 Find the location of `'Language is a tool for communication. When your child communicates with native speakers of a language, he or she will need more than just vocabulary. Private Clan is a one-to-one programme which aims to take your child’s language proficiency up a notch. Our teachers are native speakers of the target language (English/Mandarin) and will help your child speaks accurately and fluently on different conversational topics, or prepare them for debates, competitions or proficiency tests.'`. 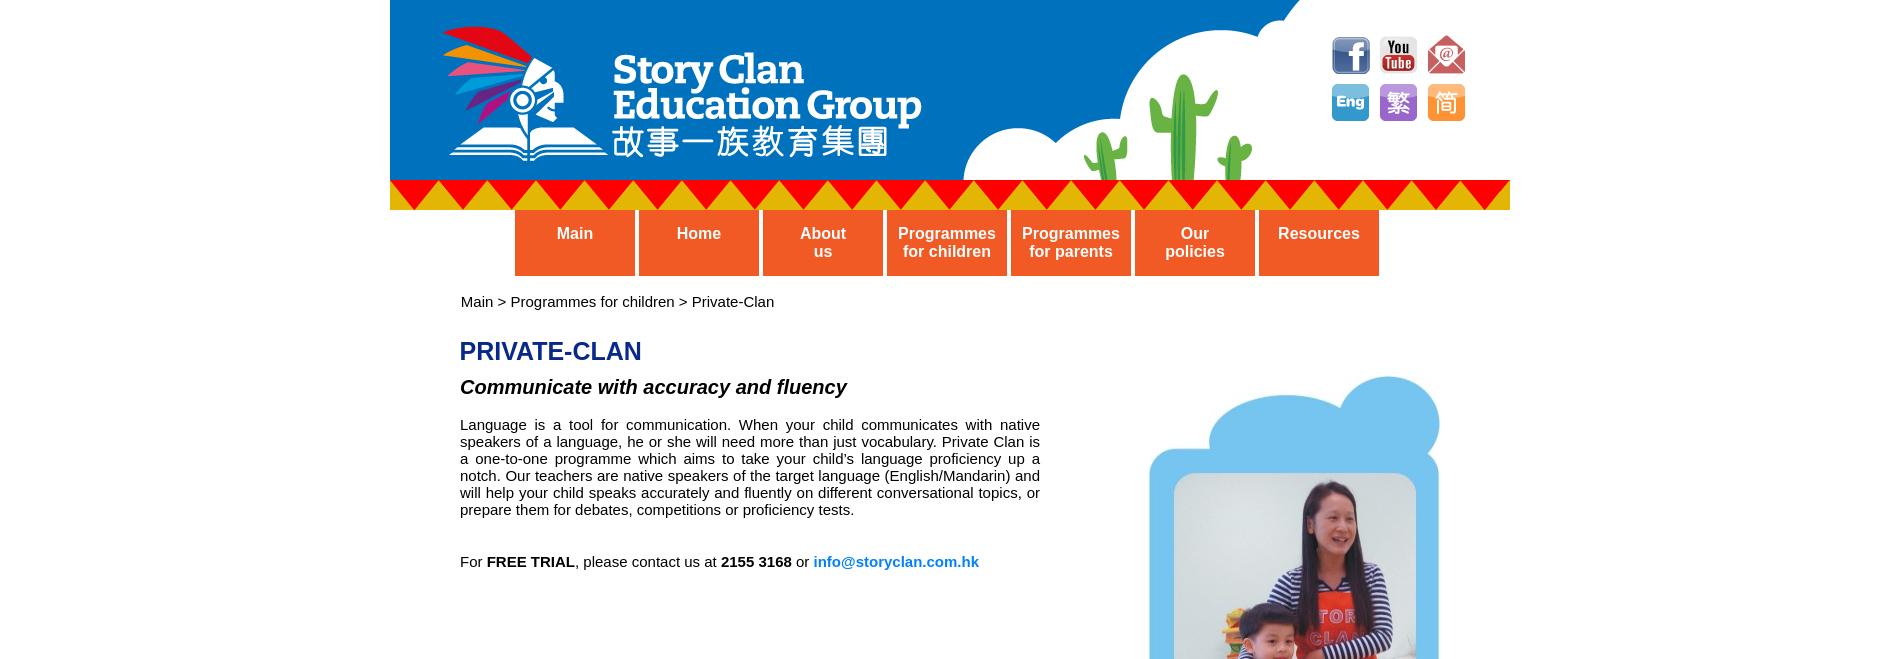

'Language is a tool for communication. When your child communicates with native speakers of a language, he or she will need more than just vocabulary. Private Clan is a one-to-one programme which aims to take your child’s language proficiency up a notch. Our teachers are native speakers of the target language (English/Mandarin) and will help your child speaks accurately and fluently on different conversational topics, or prepare them for debates, competitions or proficiency tests.' is located at coordinates (748, 466).